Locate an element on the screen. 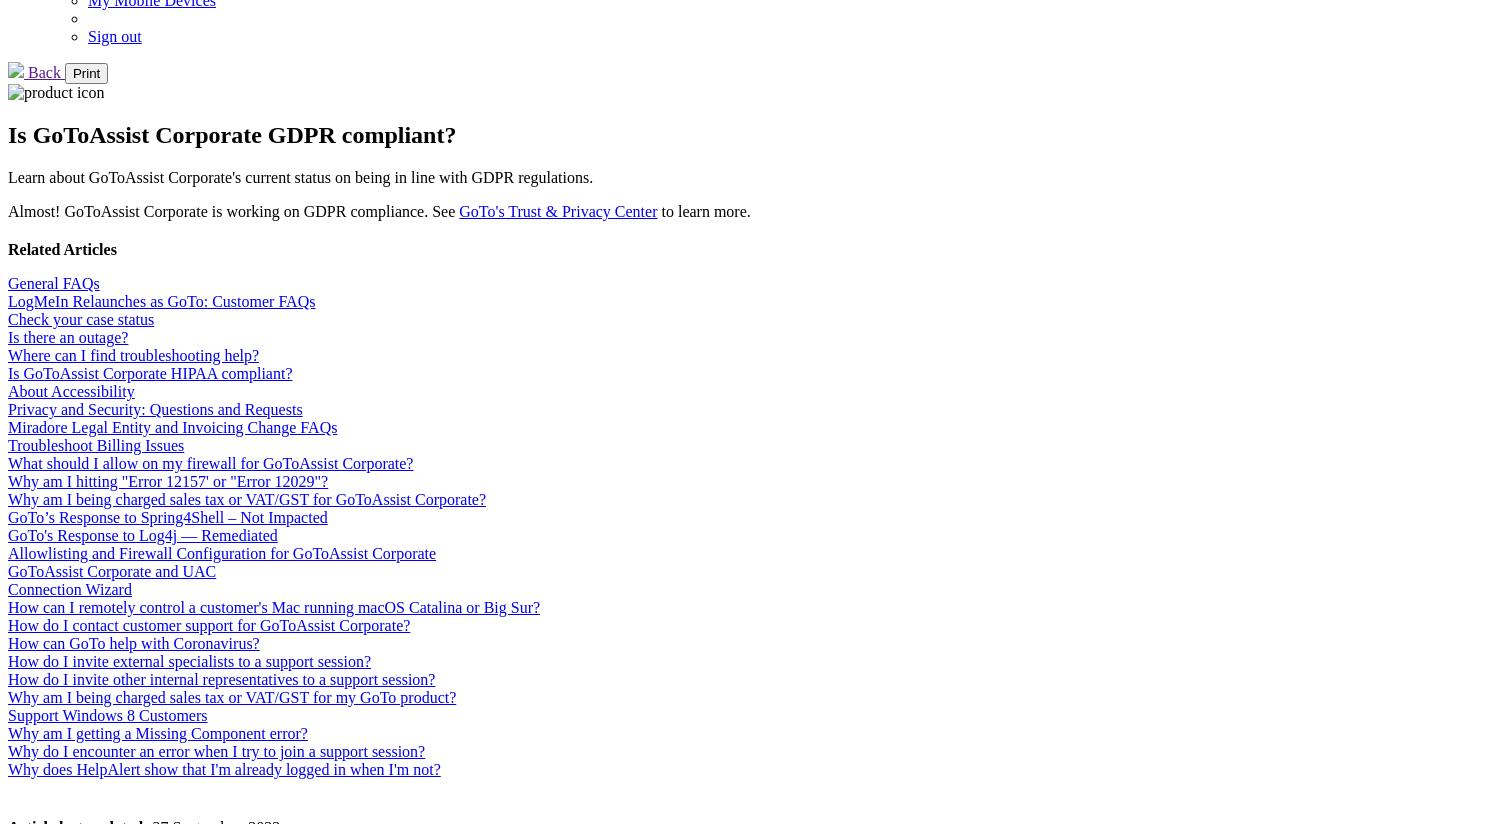  'Troubleshoot Billing Issues' is located at coordinates (95, 443).